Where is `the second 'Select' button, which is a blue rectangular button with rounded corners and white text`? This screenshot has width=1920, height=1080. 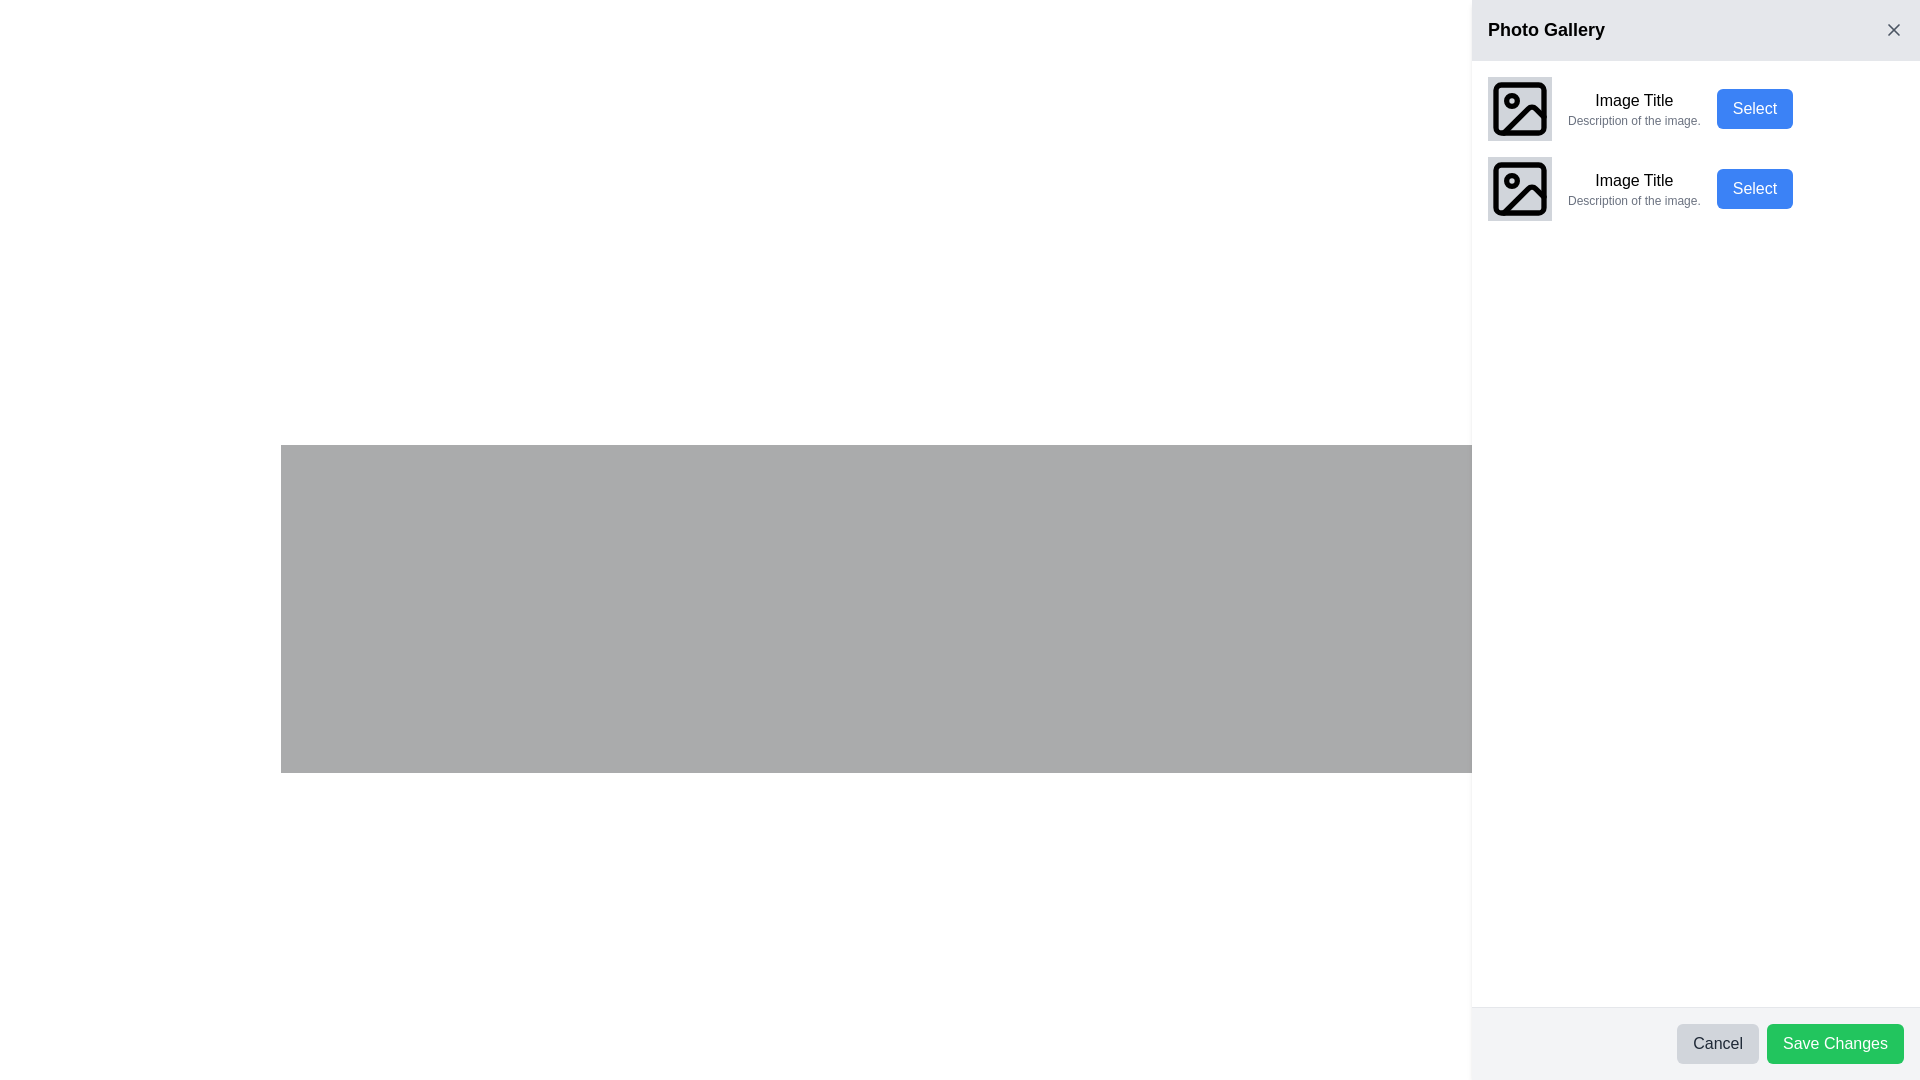 the second 'Select' button, which is a blue rectangular button with rounded corners and white text is located at coordinates (1753, 189).